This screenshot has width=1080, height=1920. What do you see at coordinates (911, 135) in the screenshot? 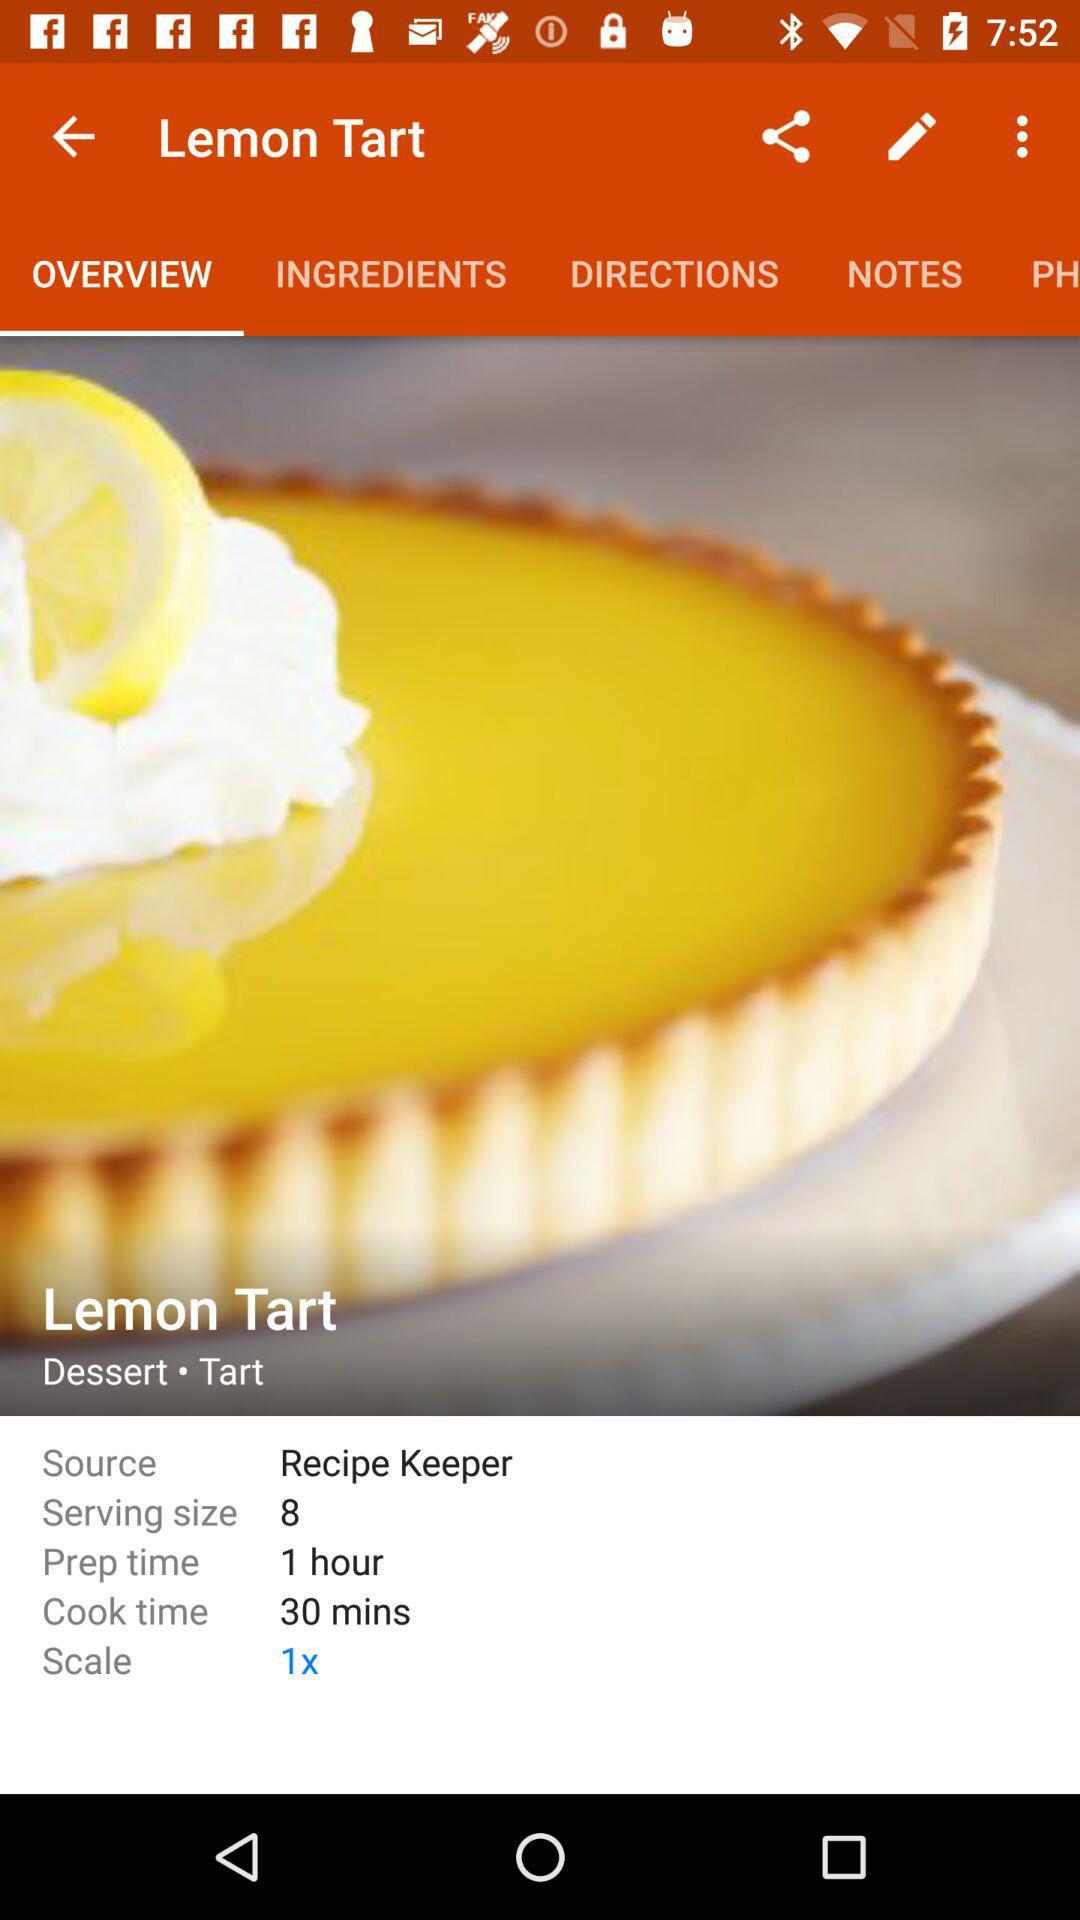
I see `the item above the notes icon` at bounding box center [911, 135].